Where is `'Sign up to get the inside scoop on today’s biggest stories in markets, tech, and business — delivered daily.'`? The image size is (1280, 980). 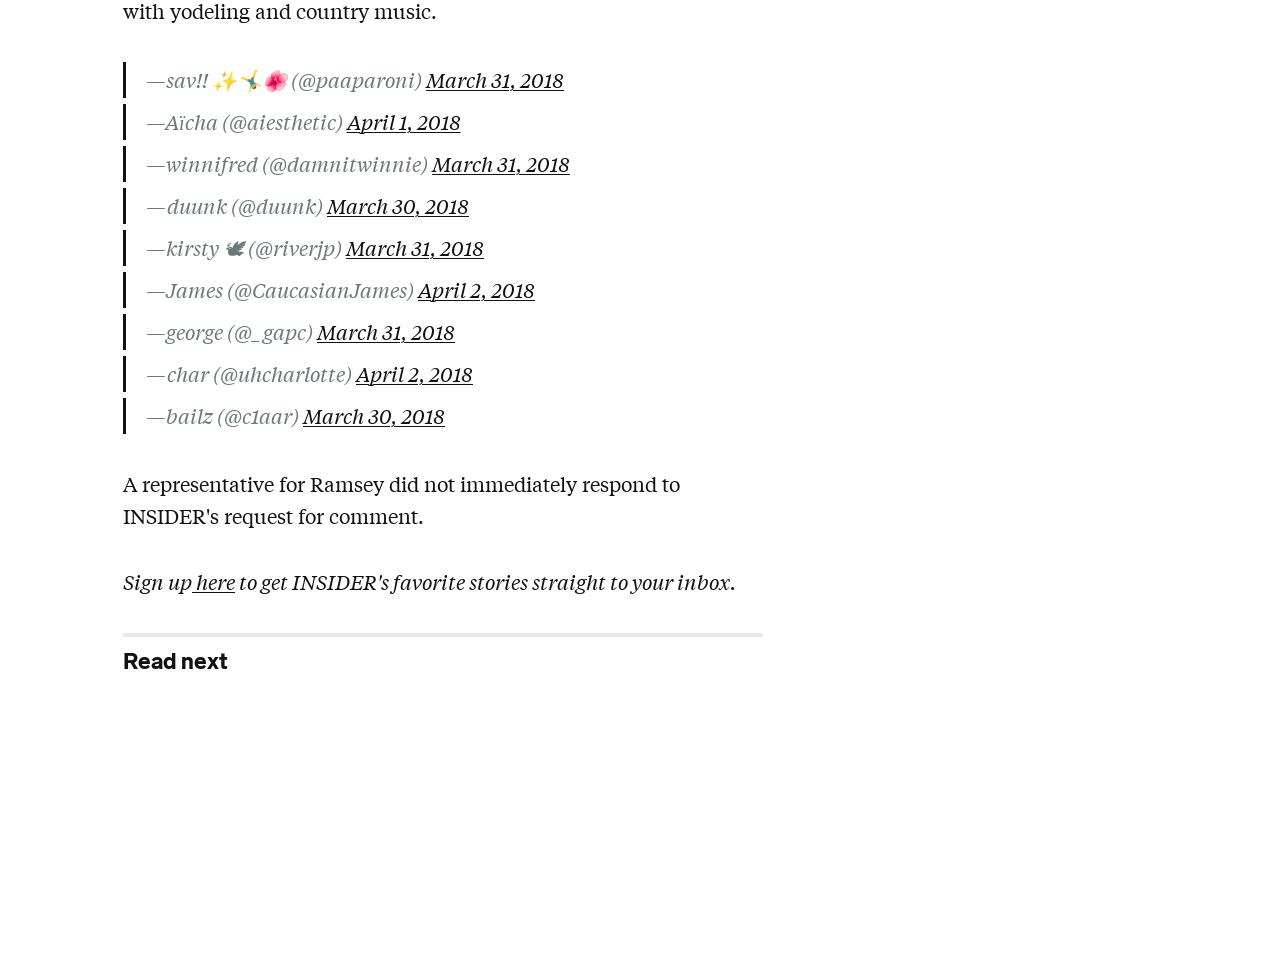 'Sign up to get the inside scoop on today’s biggest stories in markets, tech, and business — delivered daily.' is located at coordinates (122, 793).